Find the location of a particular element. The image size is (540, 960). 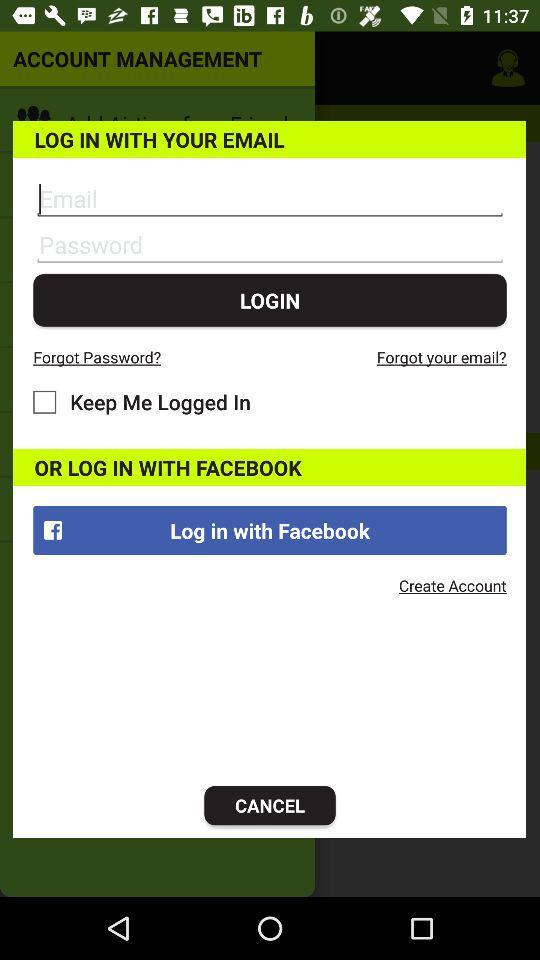

the cancel is located at coordinates (270, 805).